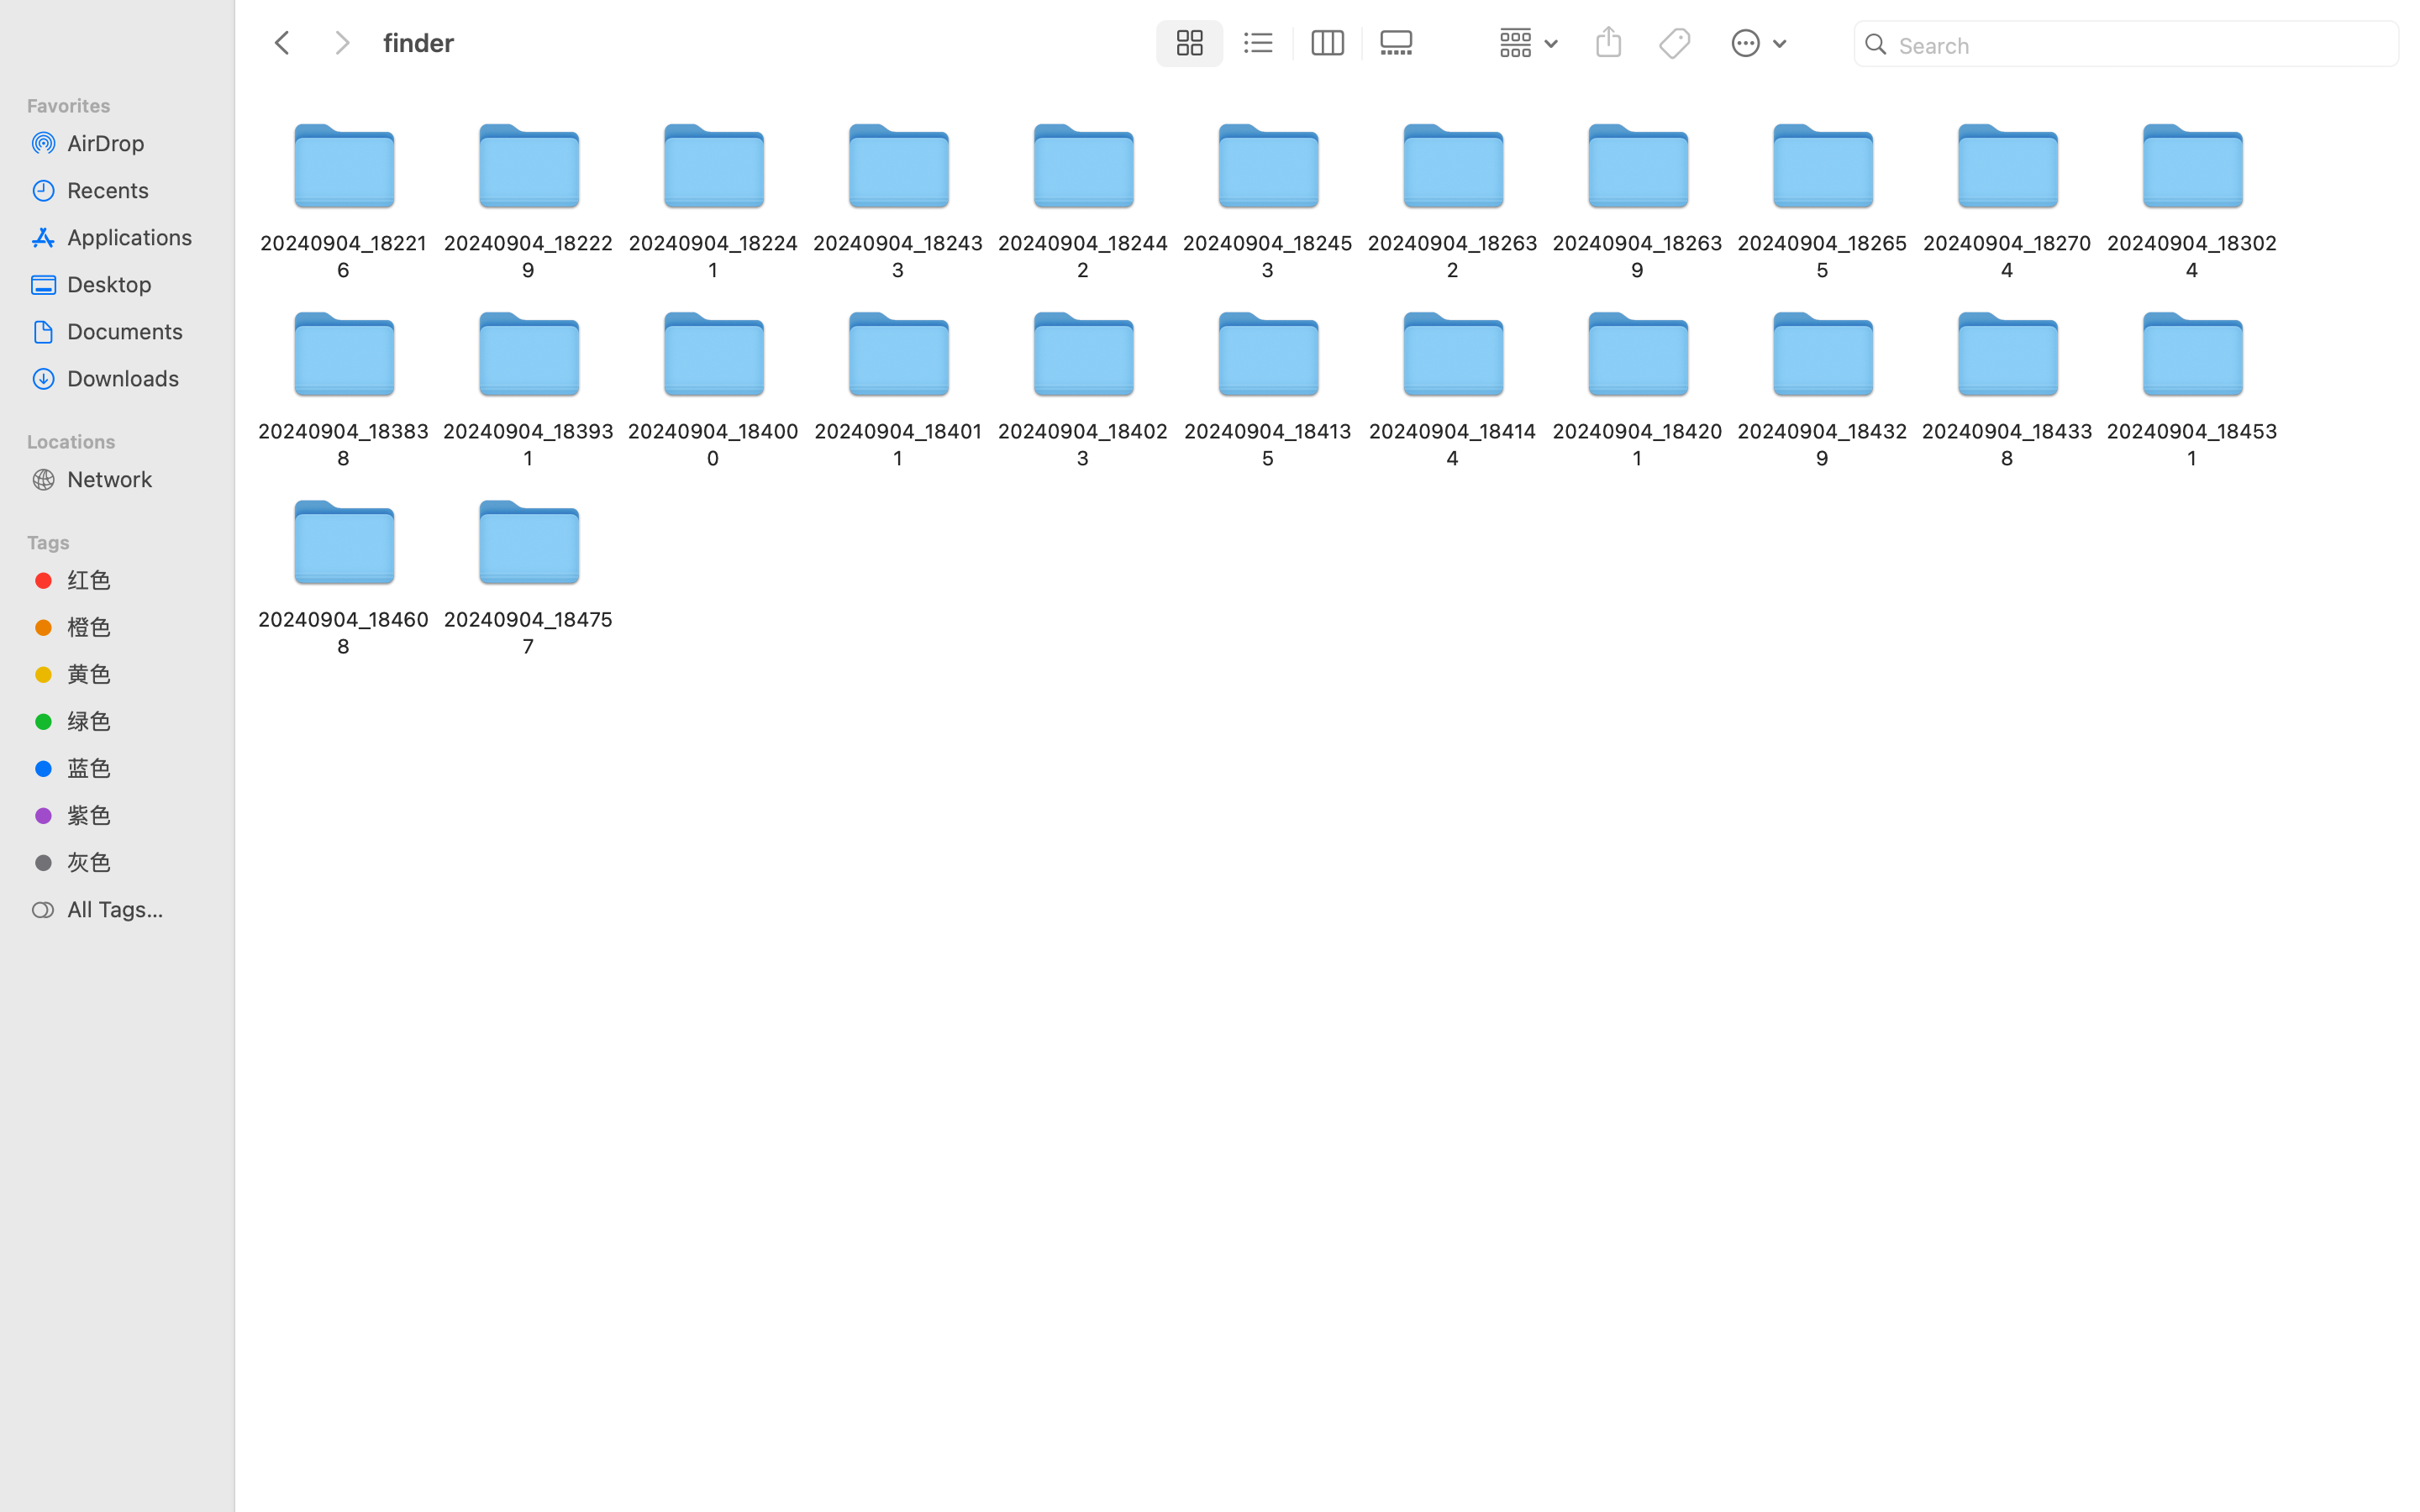 The width and height of the screenshot is (2420, 1512). What do you see at coordinates (125, 438) in the screenshot?
I see `'Locations'` at bounding box center [125, 438].